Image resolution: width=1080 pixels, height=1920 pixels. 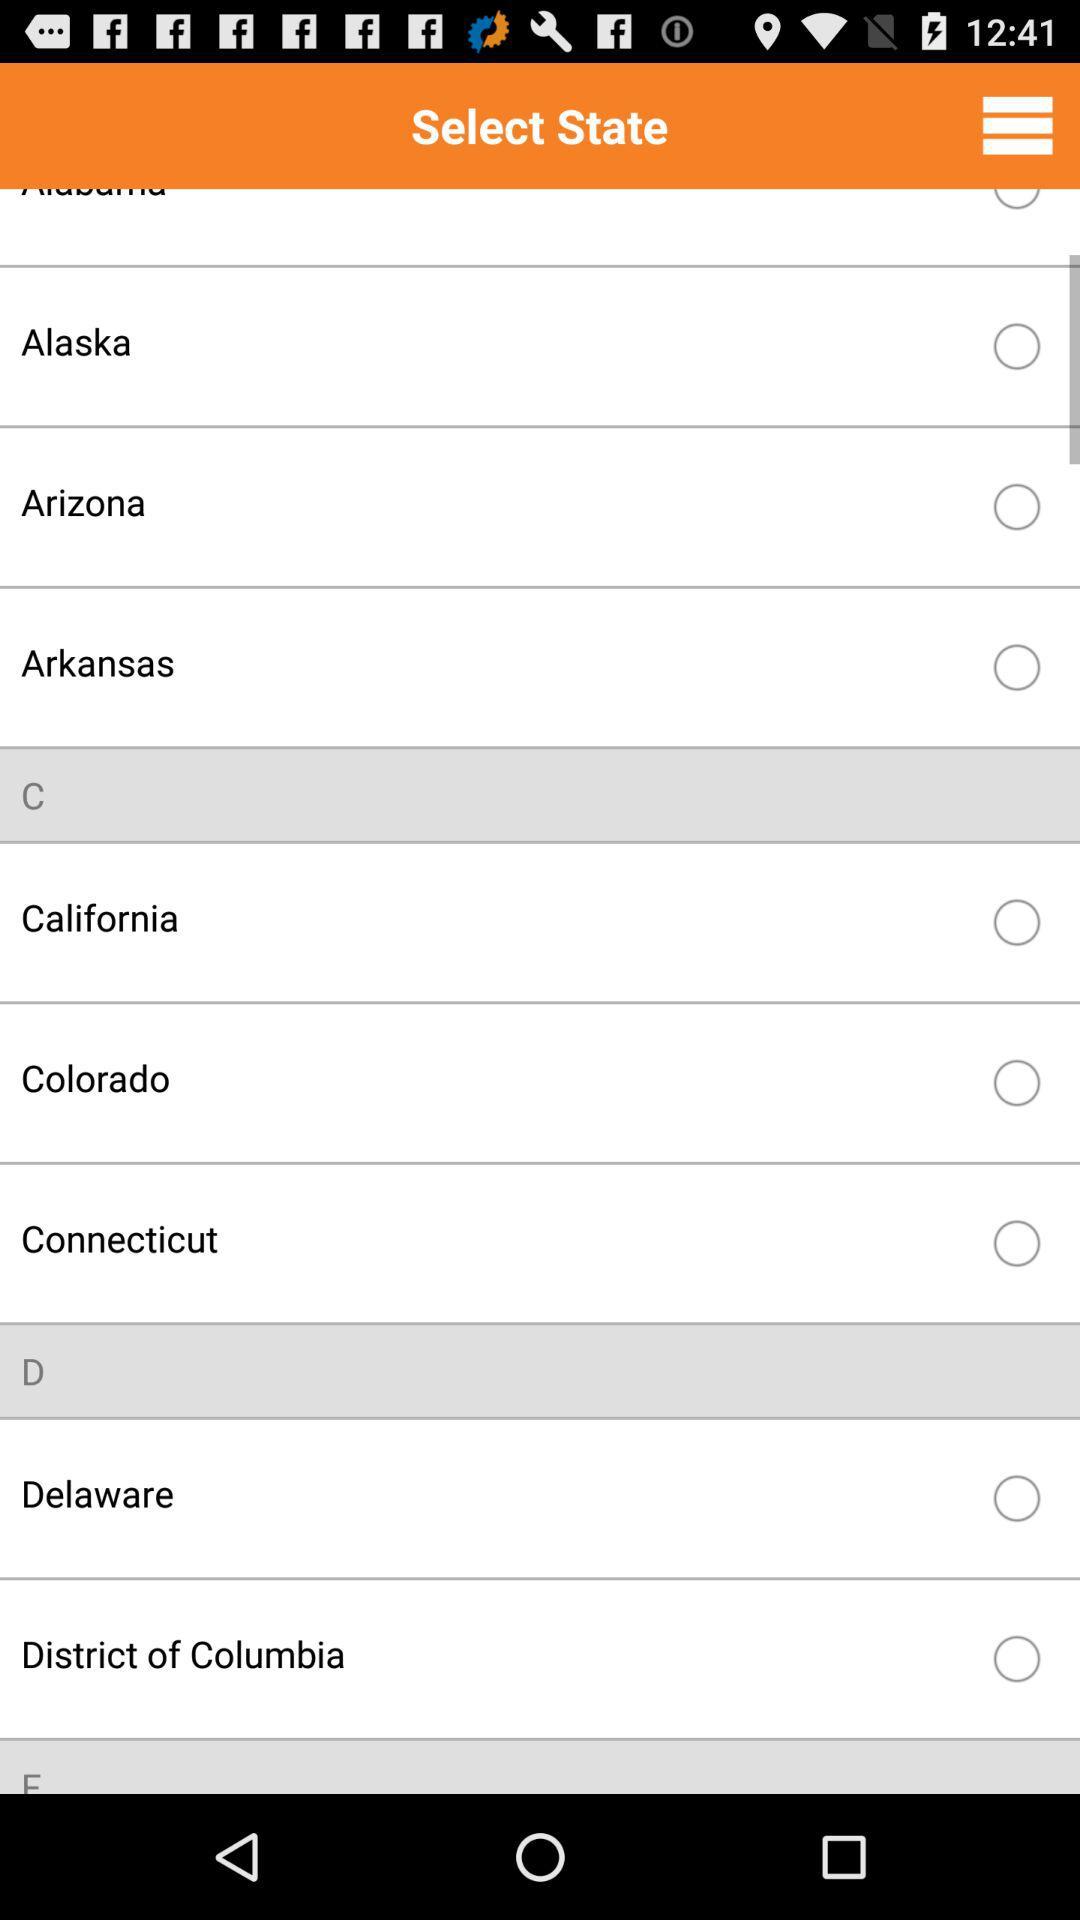 What do you see at coordinates (496, 211) in the screenshot?
I see `item above the alaska item` at bounding box center [496, 211].